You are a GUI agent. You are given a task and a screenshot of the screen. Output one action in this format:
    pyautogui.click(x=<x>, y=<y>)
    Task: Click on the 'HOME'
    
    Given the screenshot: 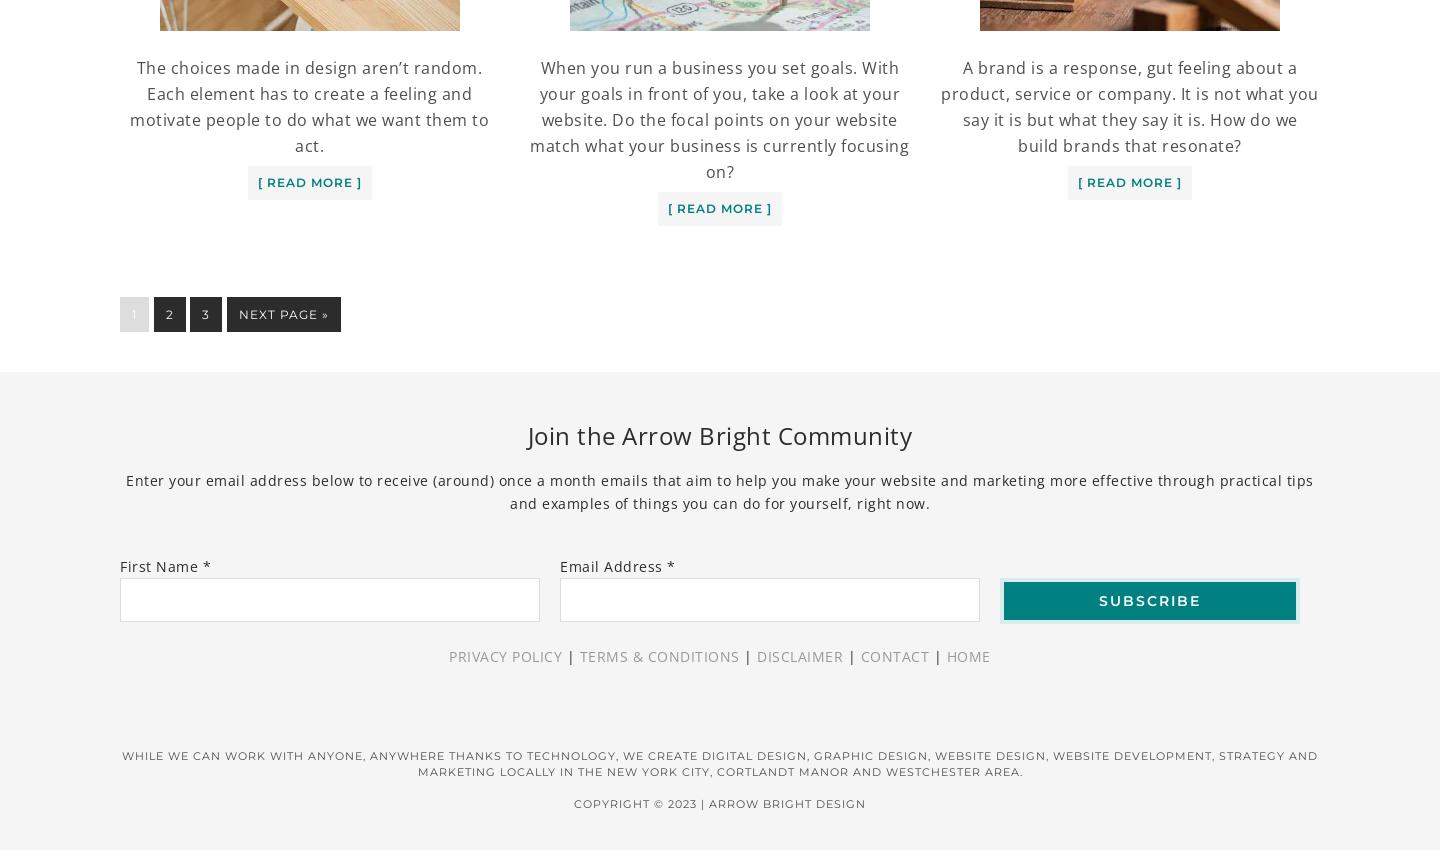 What is the action you would take?
    pyautogui.click(x=945, y=655)
    